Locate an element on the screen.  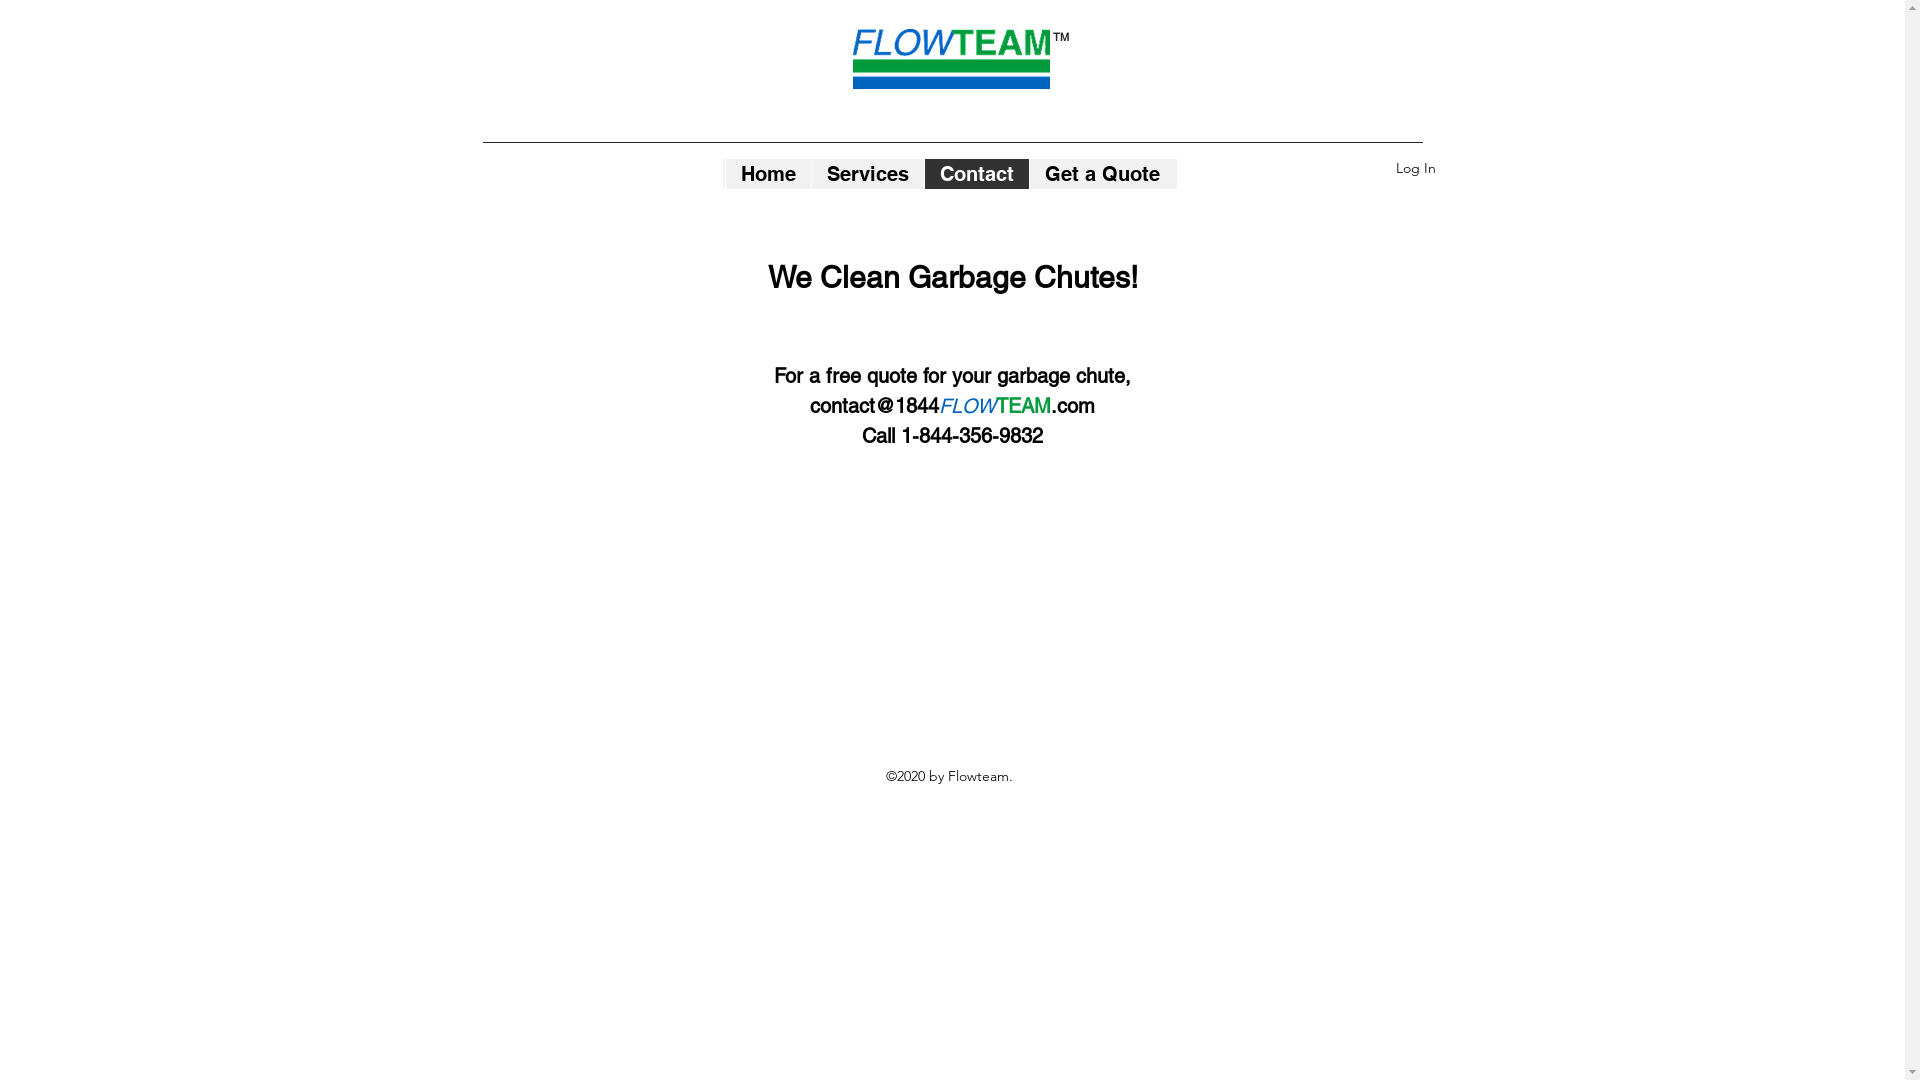
'Get a Quote' is located at coordinates (1099, 172).